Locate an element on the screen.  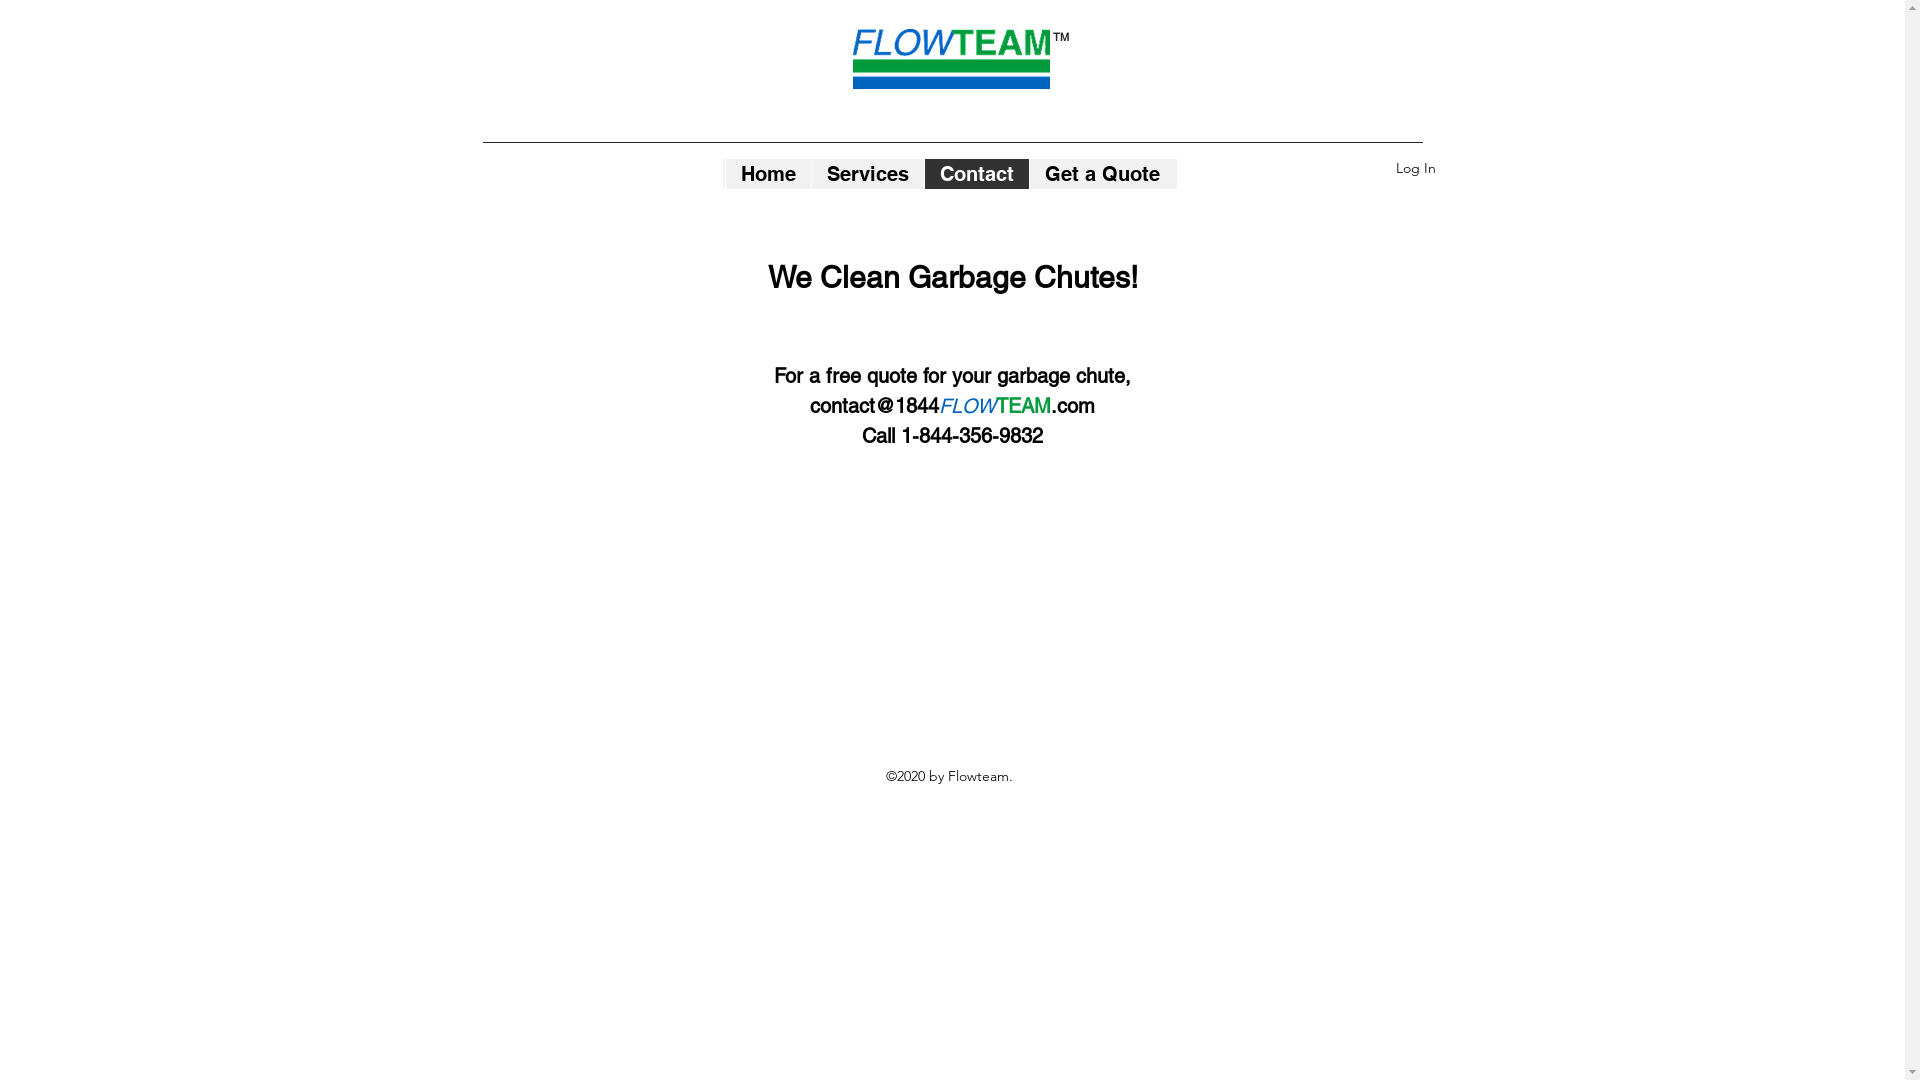
'Get a Quote' is located at coordinates (1099, 172).